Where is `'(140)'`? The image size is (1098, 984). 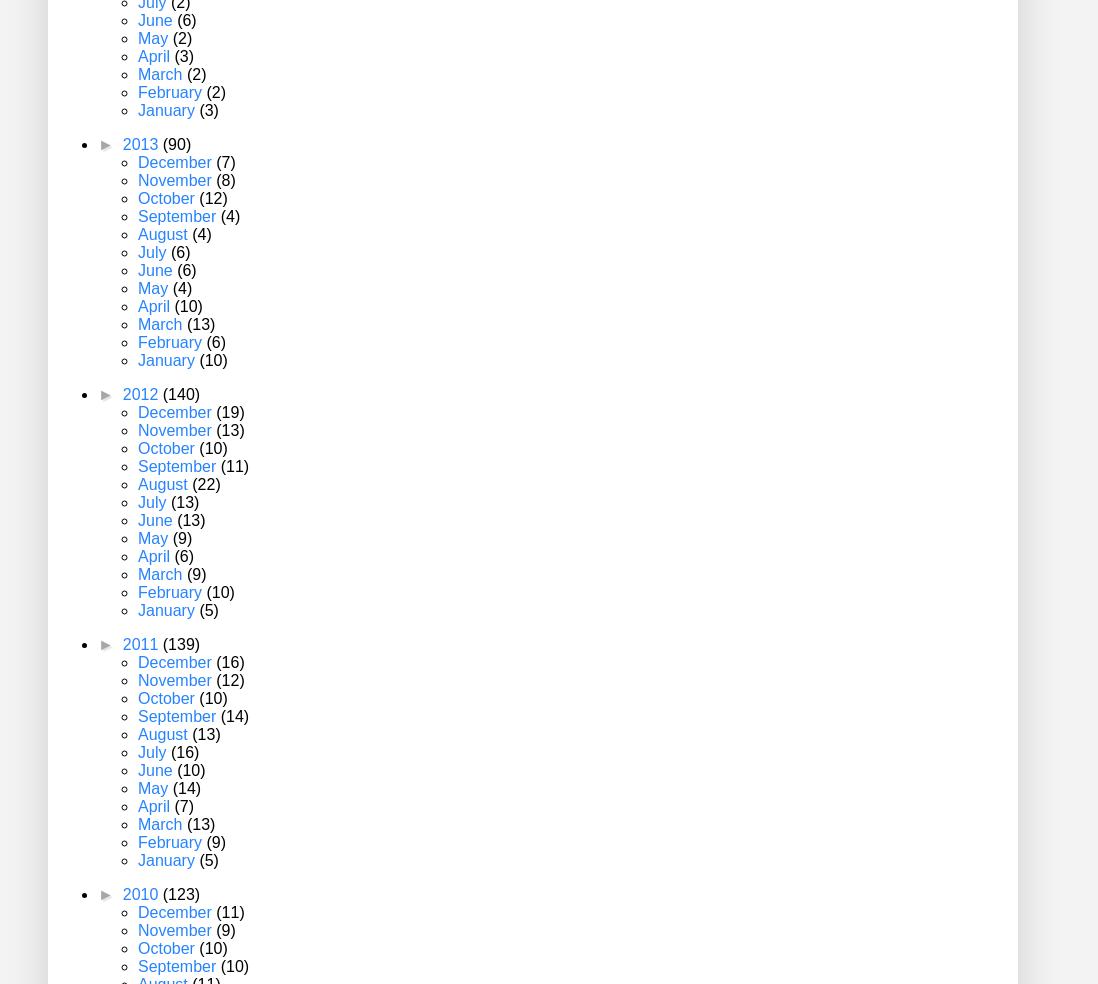
'(140)' is located at coordinates (161, 394).